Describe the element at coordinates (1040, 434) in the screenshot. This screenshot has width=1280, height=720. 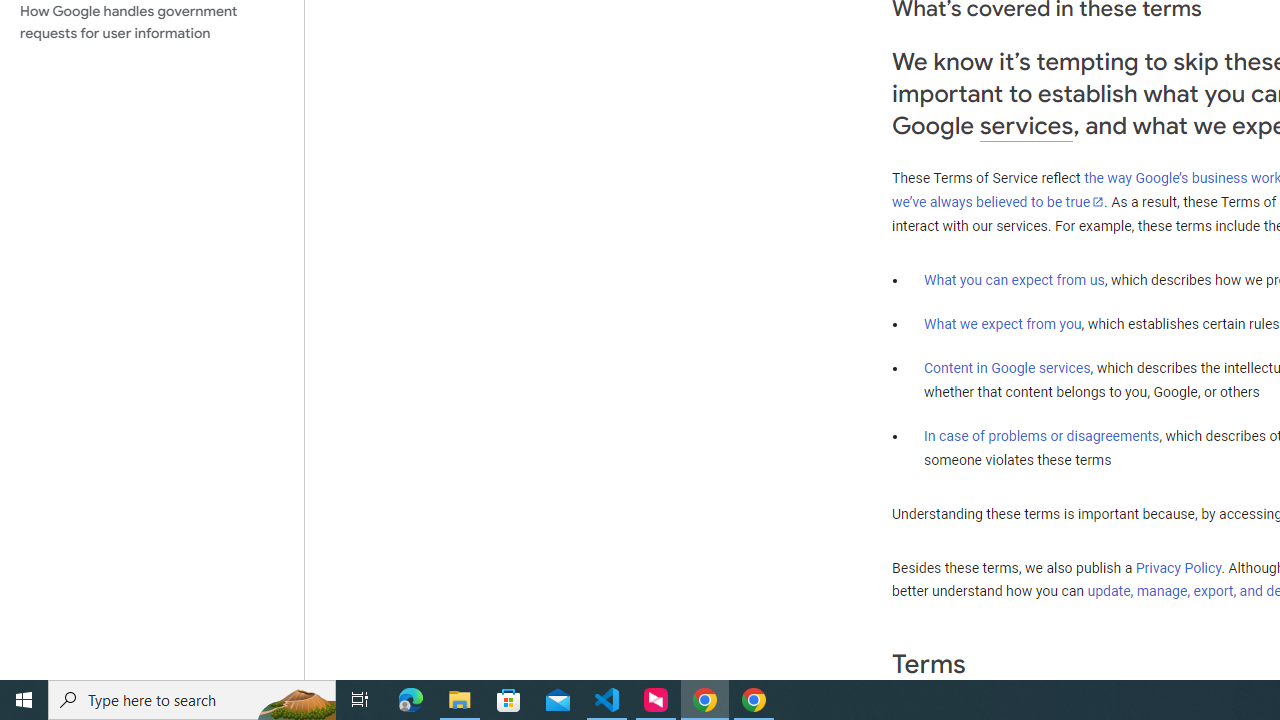
I see `'In case of problems or disagreements'` at that location.